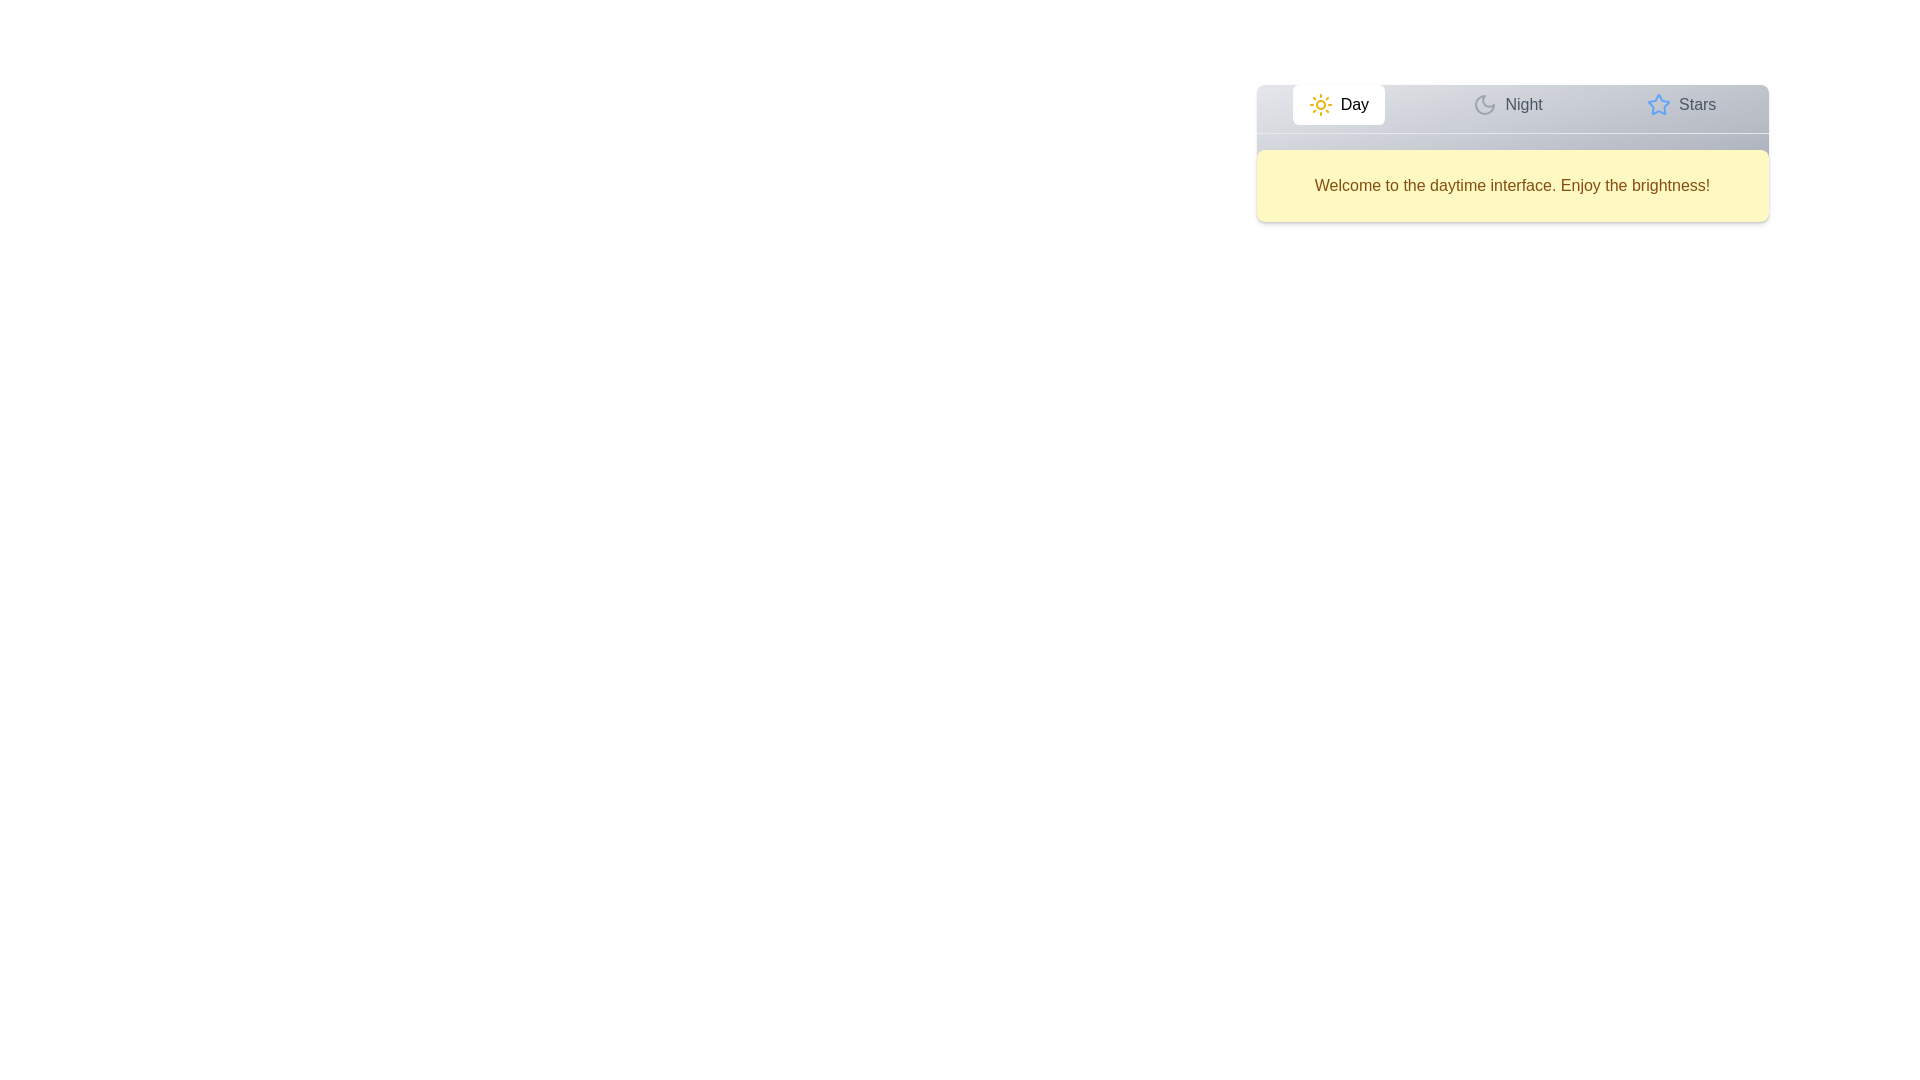  What do you see at coordinates (1338, 104) in the screenshot?
I see `the Day tab` at bounding box center [1338, 104].